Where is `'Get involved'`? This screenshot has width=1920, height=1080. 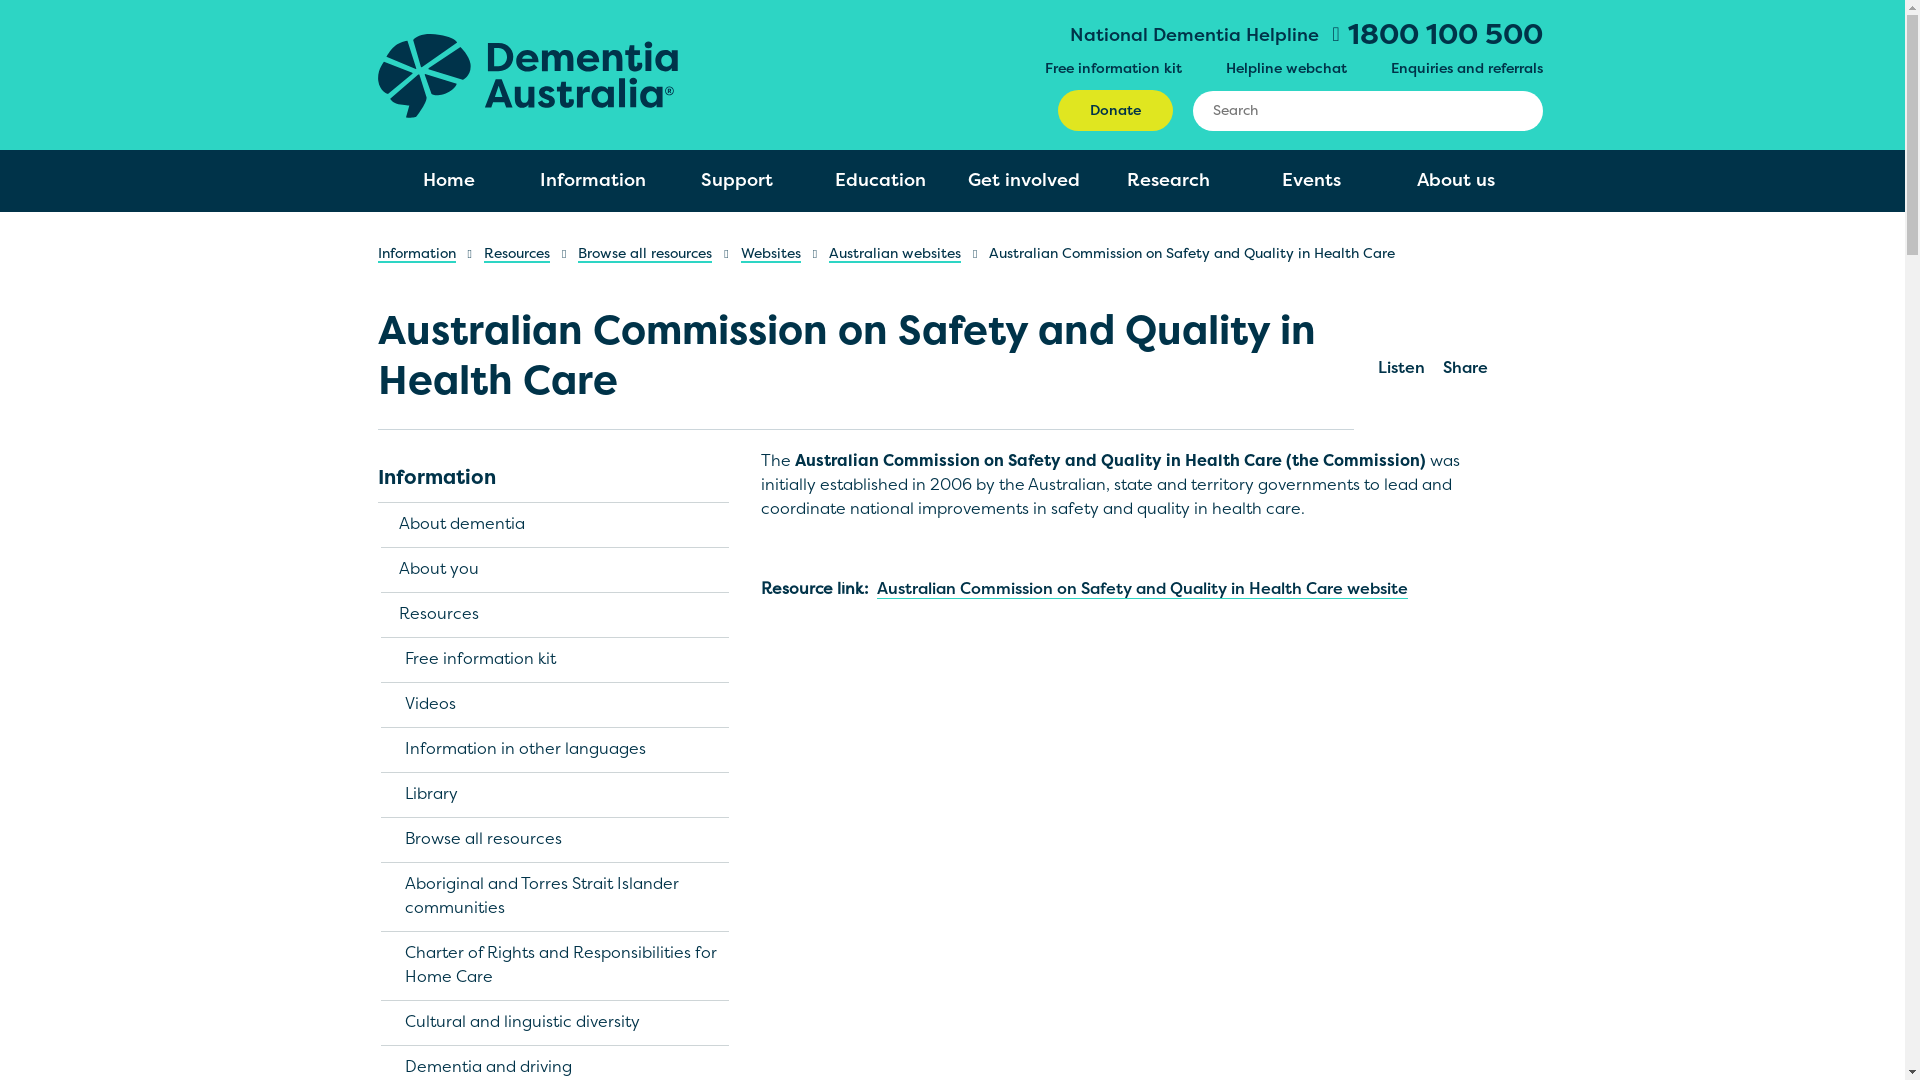 'Get involved' is located at coordinates (1023, 181).